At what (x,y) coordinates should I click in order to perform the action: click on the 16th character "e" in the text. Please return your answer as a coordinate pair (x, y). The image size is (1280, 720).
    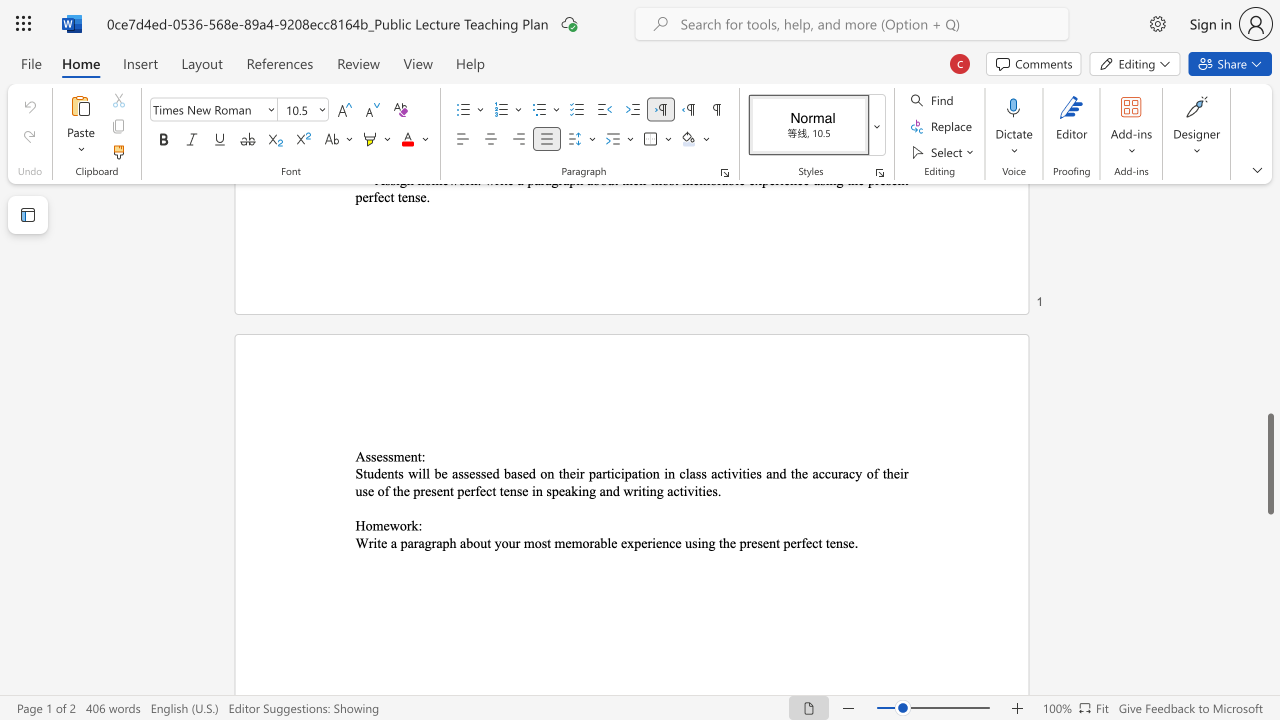
    Looking at the image, I should click on (506, 491).